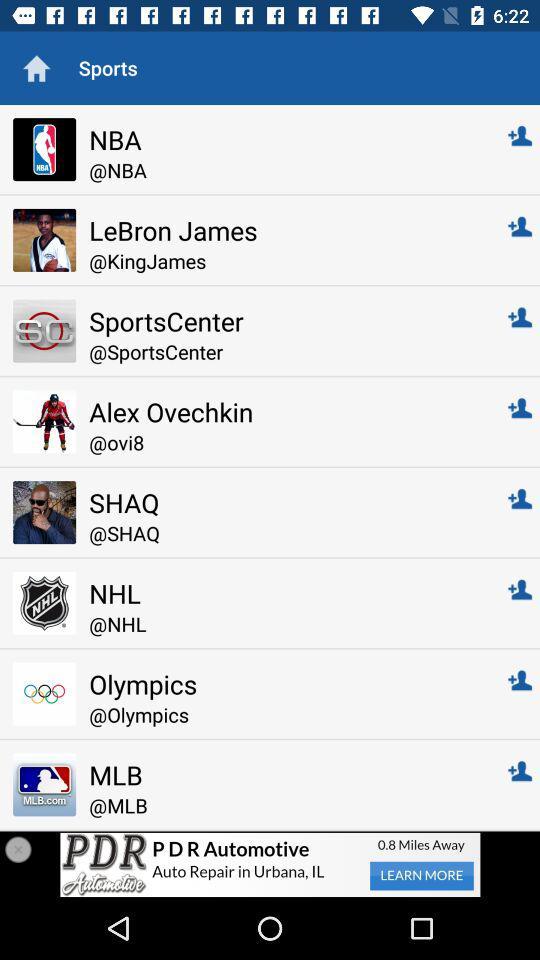  I want to click on the icon below alex ovechkin, so click(284, 442).